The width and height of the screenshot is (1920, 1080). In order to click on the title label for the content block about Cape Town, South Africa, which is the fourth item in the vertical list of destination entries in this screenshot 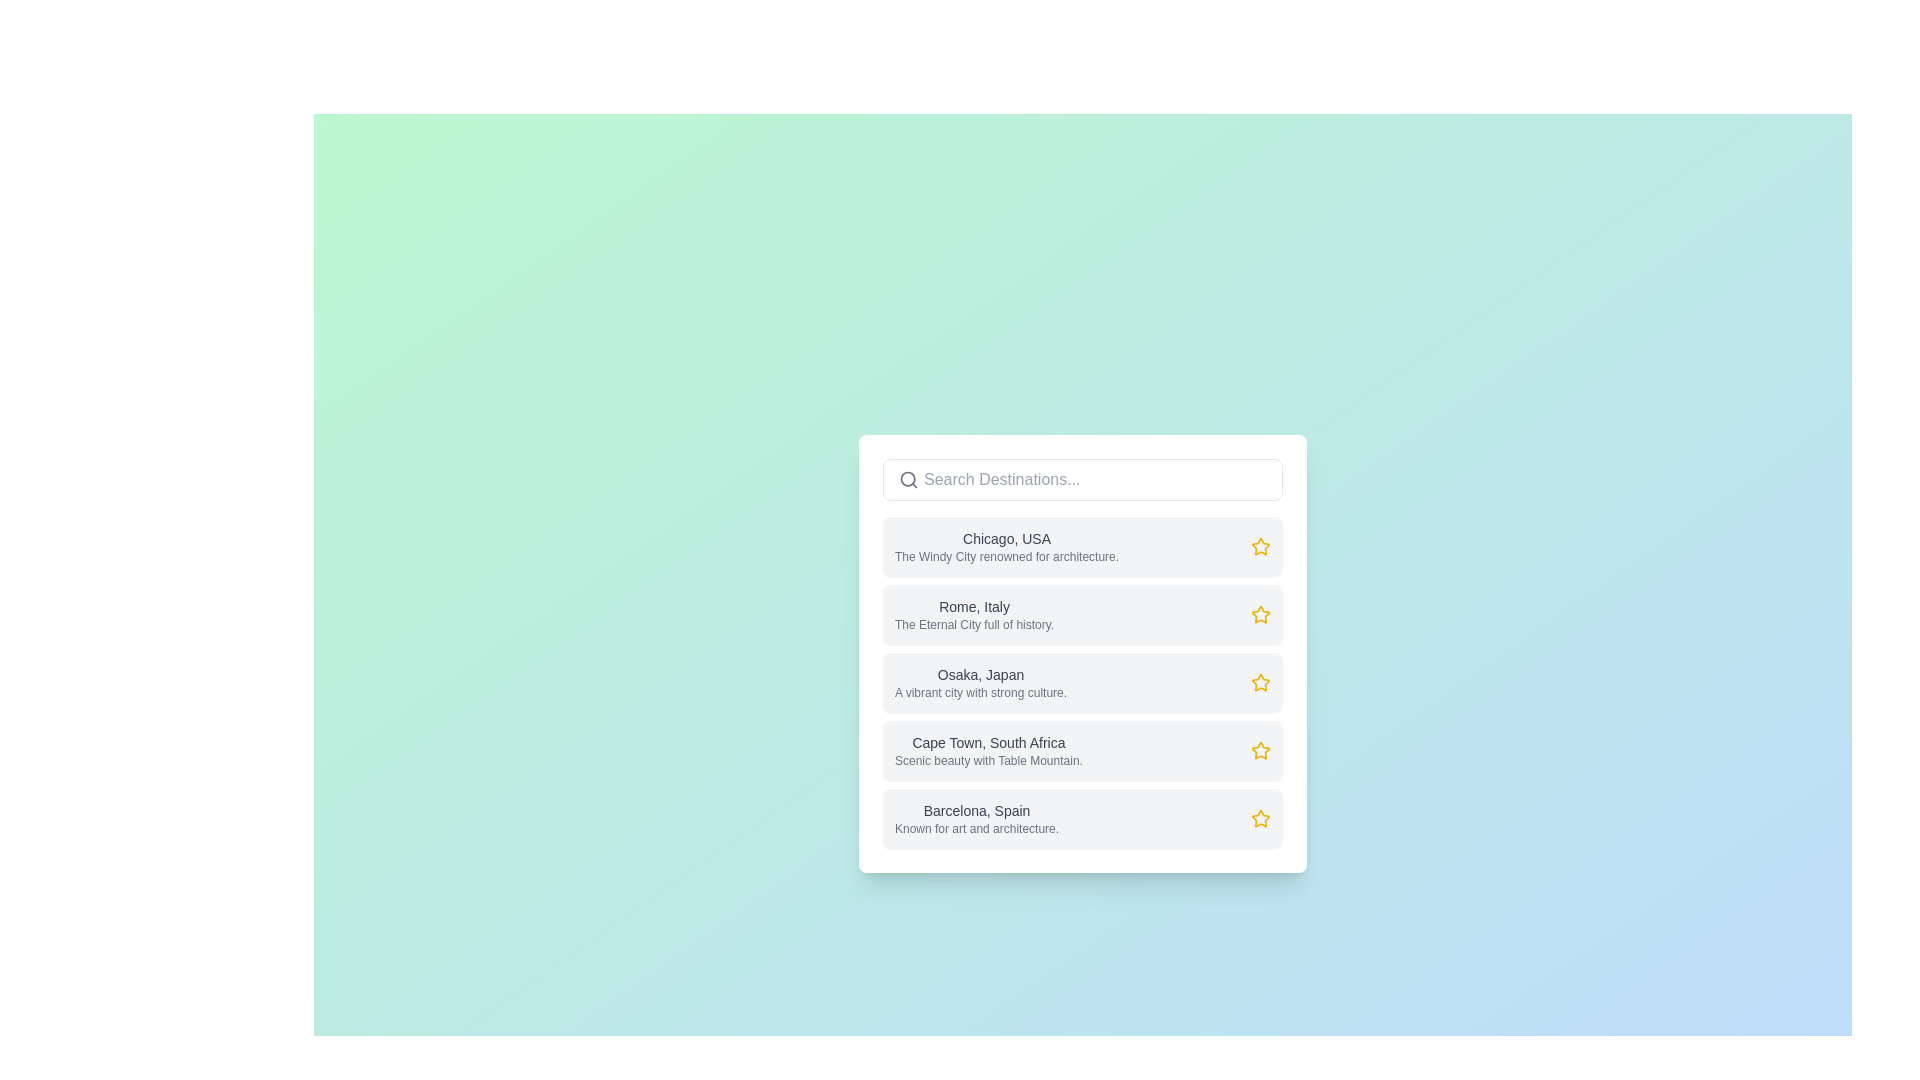, I will do `click(988, 743)`.